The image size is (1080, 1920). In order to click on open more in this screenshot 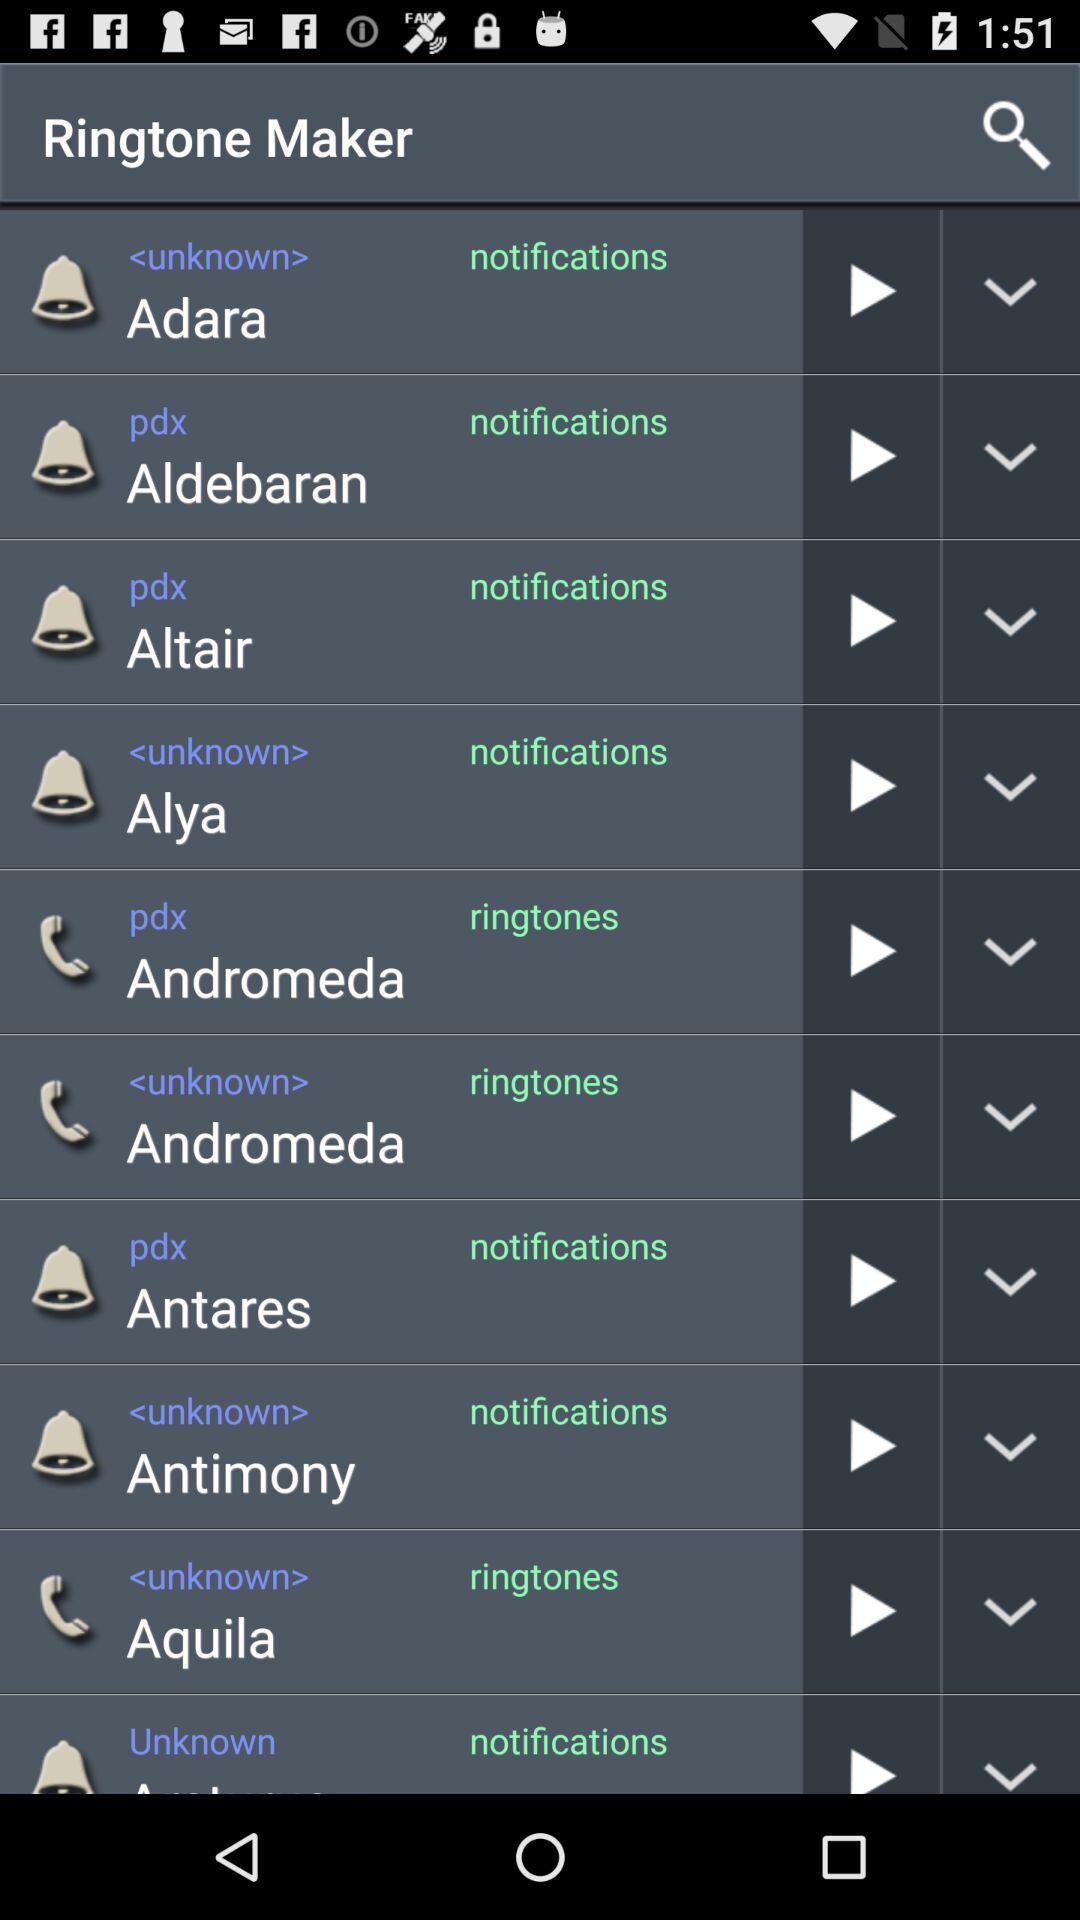, I will do `click(1011, 1115)`.